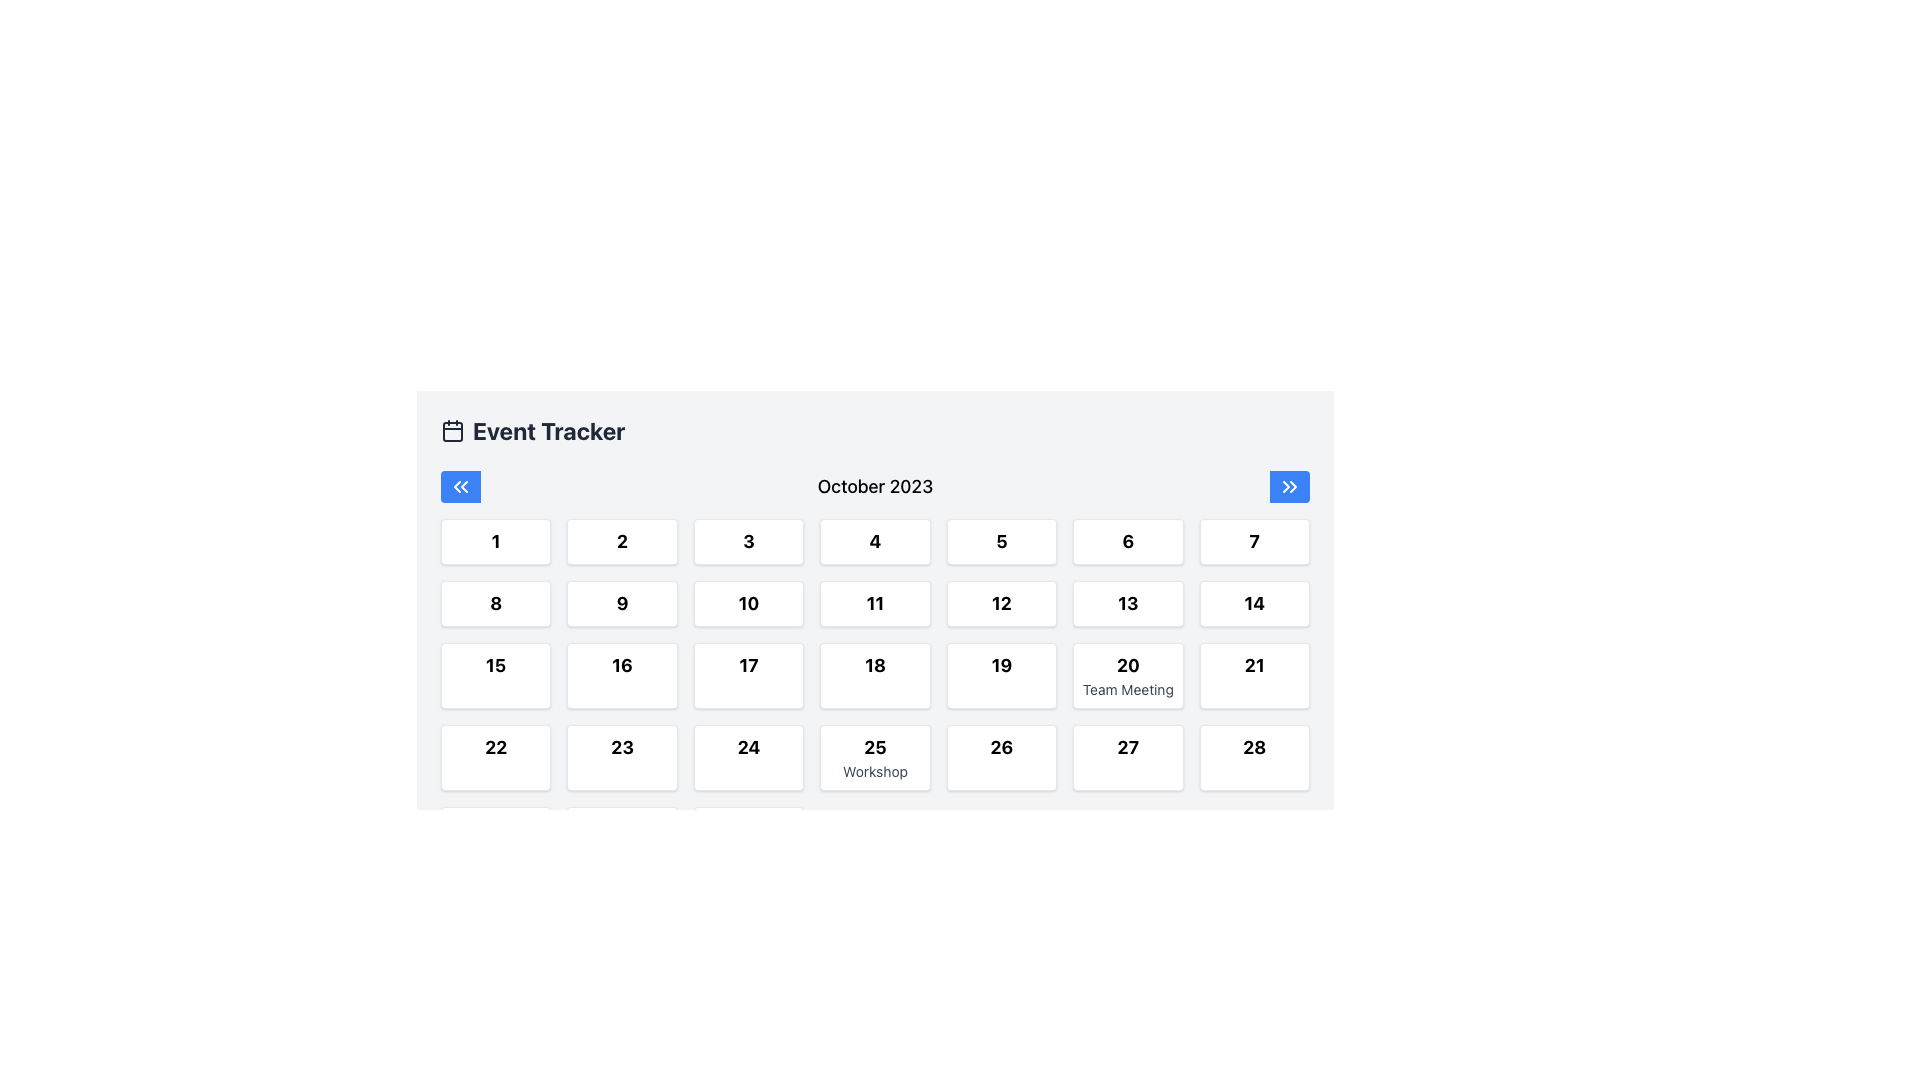 Image resolution: width=1920 pixels, height=1080 pixels. What do you see at coordinates (621, 675) in the screenshot?
I see `the calendar date cell representing the 16th day, located in the third row and second column of the calendar layout` at bounding box center [621, 675].